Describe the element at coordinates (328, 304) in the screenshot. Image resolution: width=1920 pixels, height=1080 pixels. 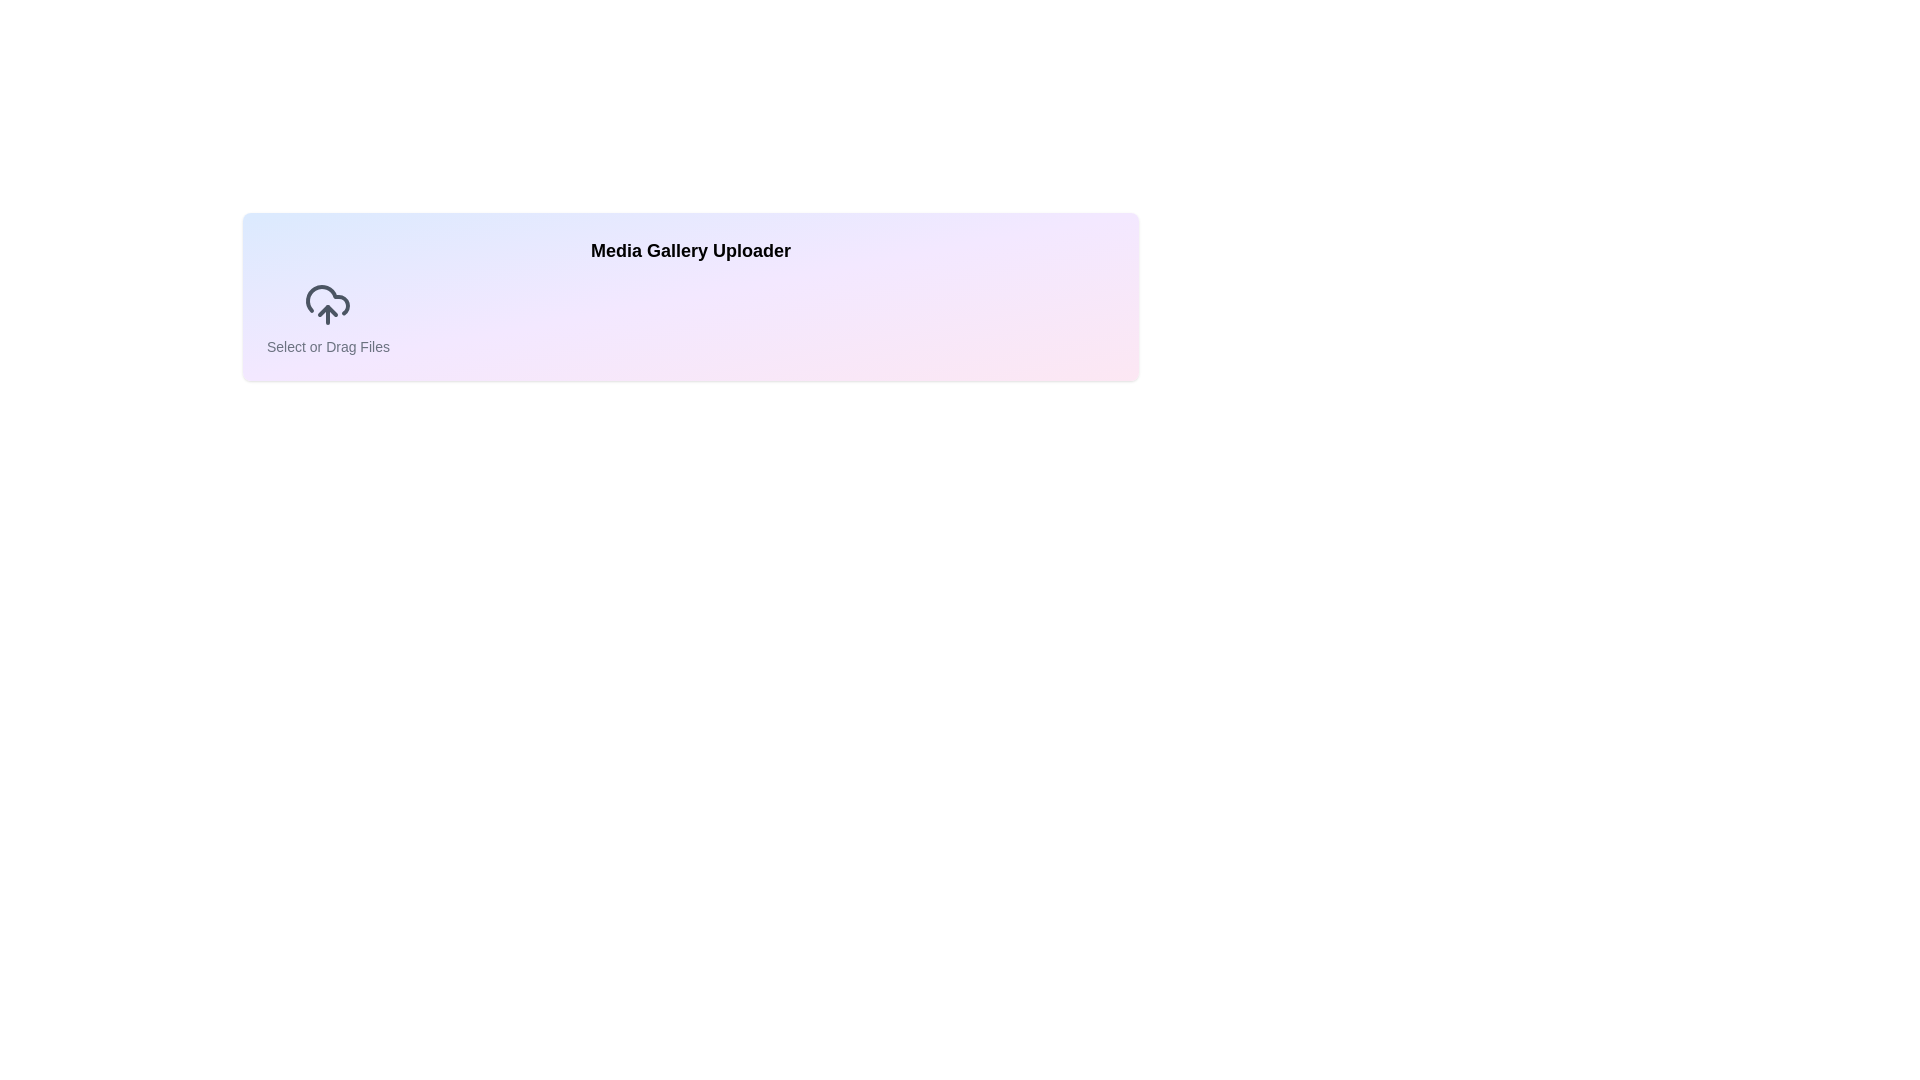
I see `the upload icon located near the top-left corner of the section, which is directly above the 'Select or Drag Files' text, to receive additional information or visual feedback` at that location.